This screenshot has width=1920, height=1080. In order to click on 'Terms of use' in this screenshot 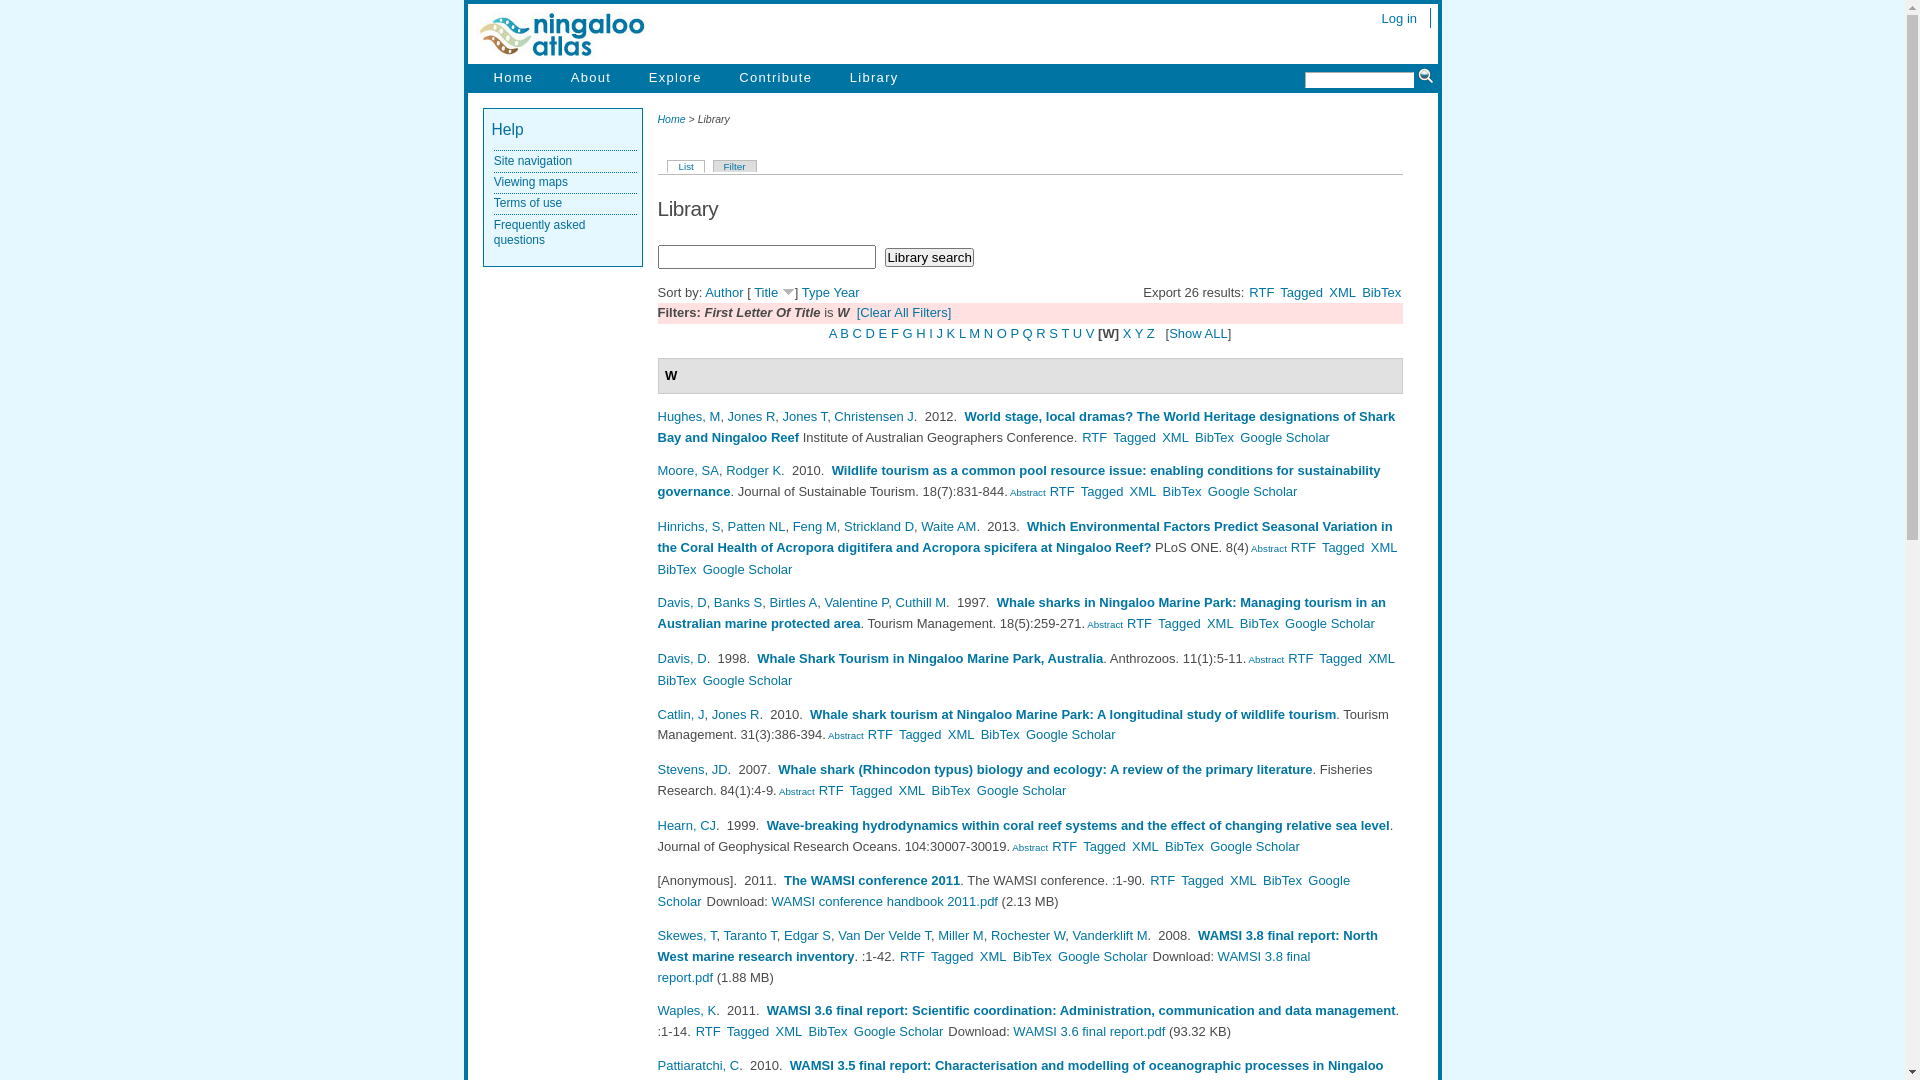, I will do `click(528, 203)`.